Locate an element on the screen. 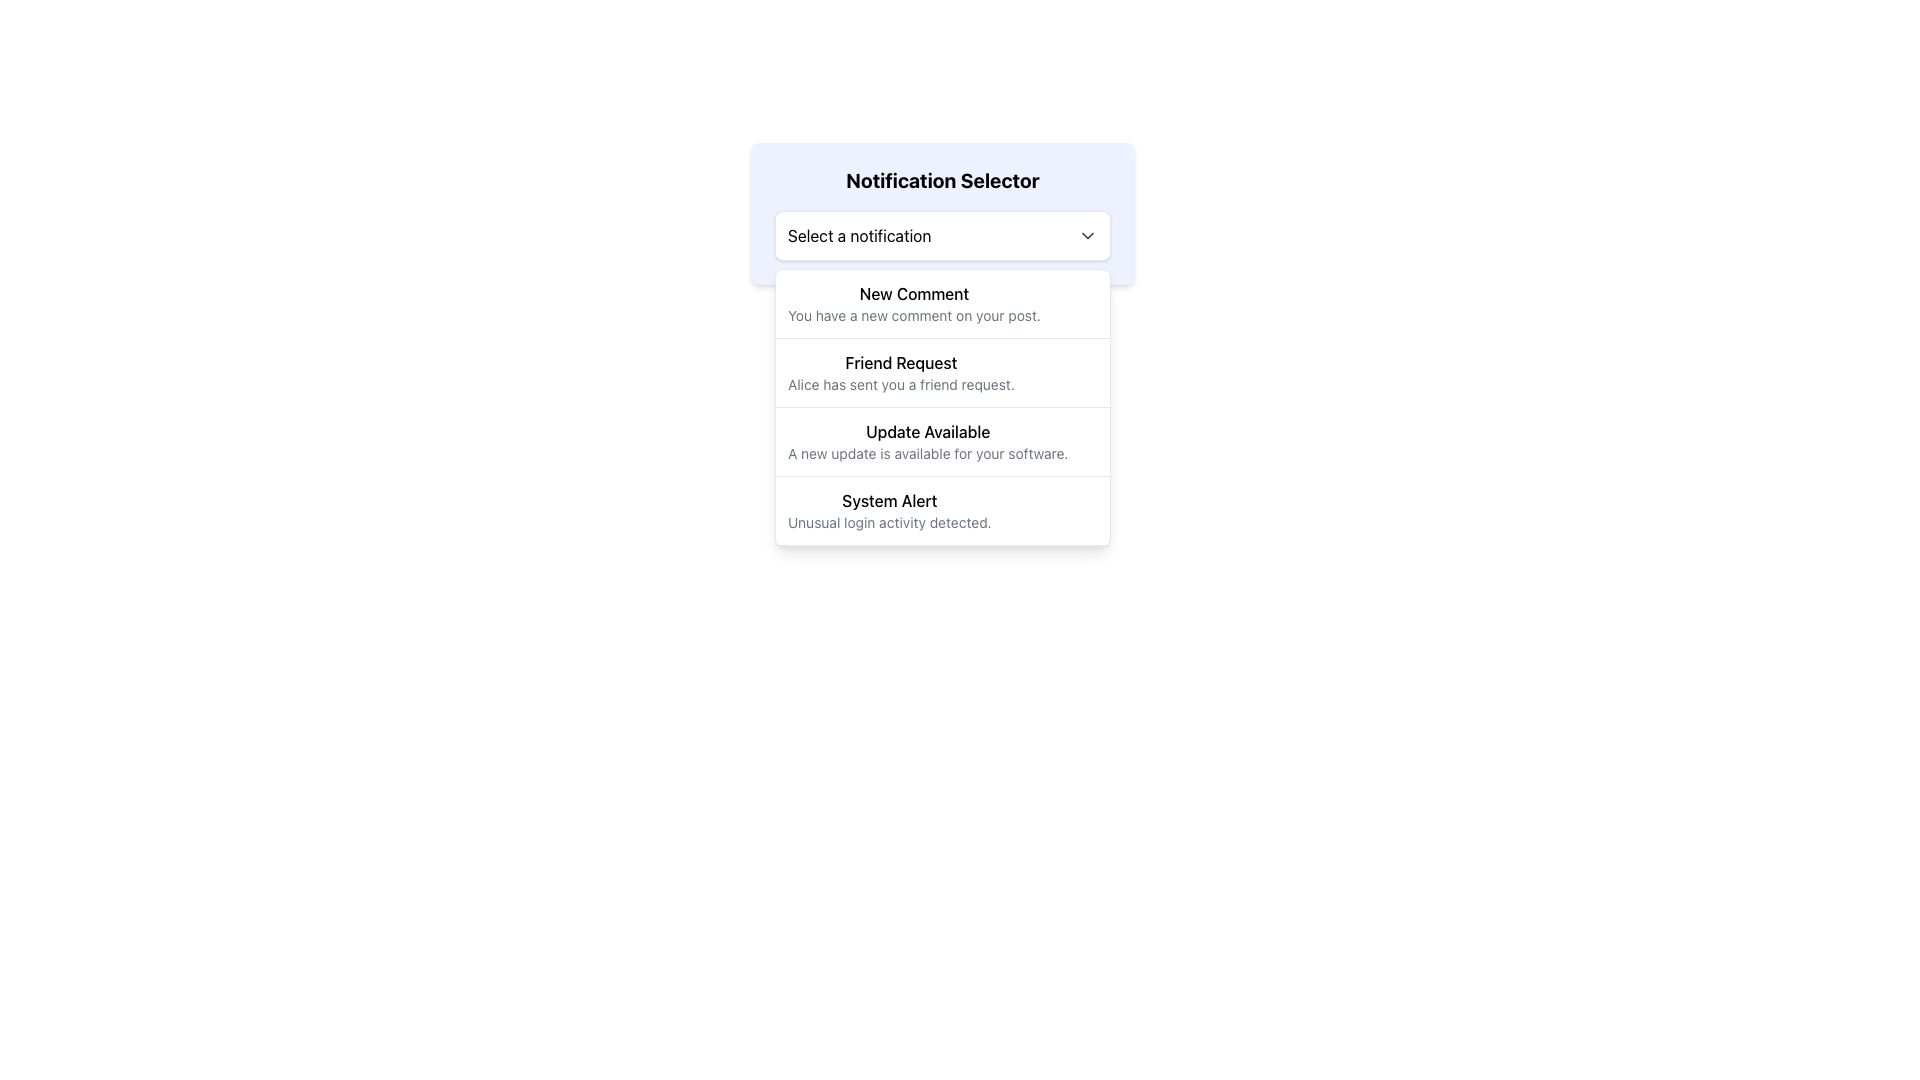  the Text label located directly beneath the 'Update Available' notification in the dropdown menu titled 'Notification Selector' is located at coordinates (927, 454).